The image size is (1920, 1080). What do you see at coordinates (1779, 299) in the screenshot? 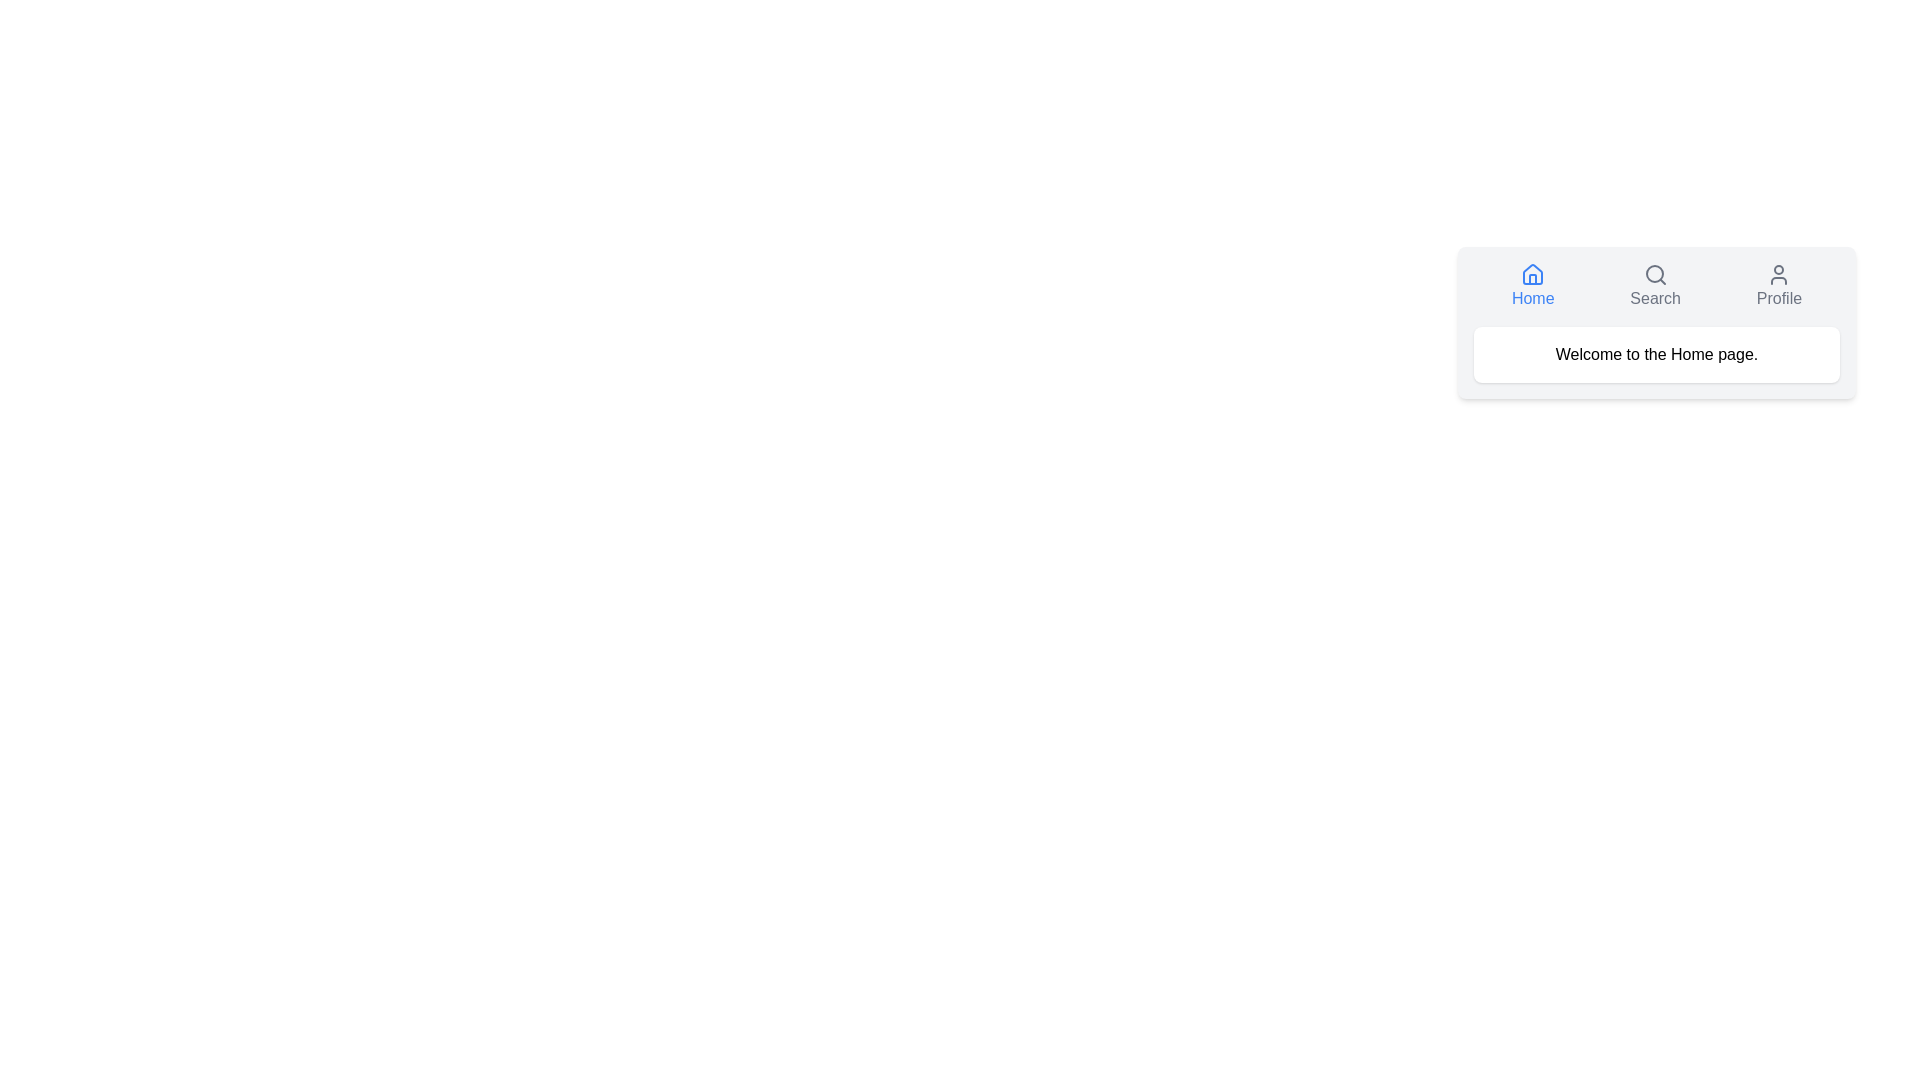
I see `'Profile' text label, which is a muted gray color positioned beneath a user profile icon in the far-right section of the top navigation bar` at bounding box center [1779, 299].